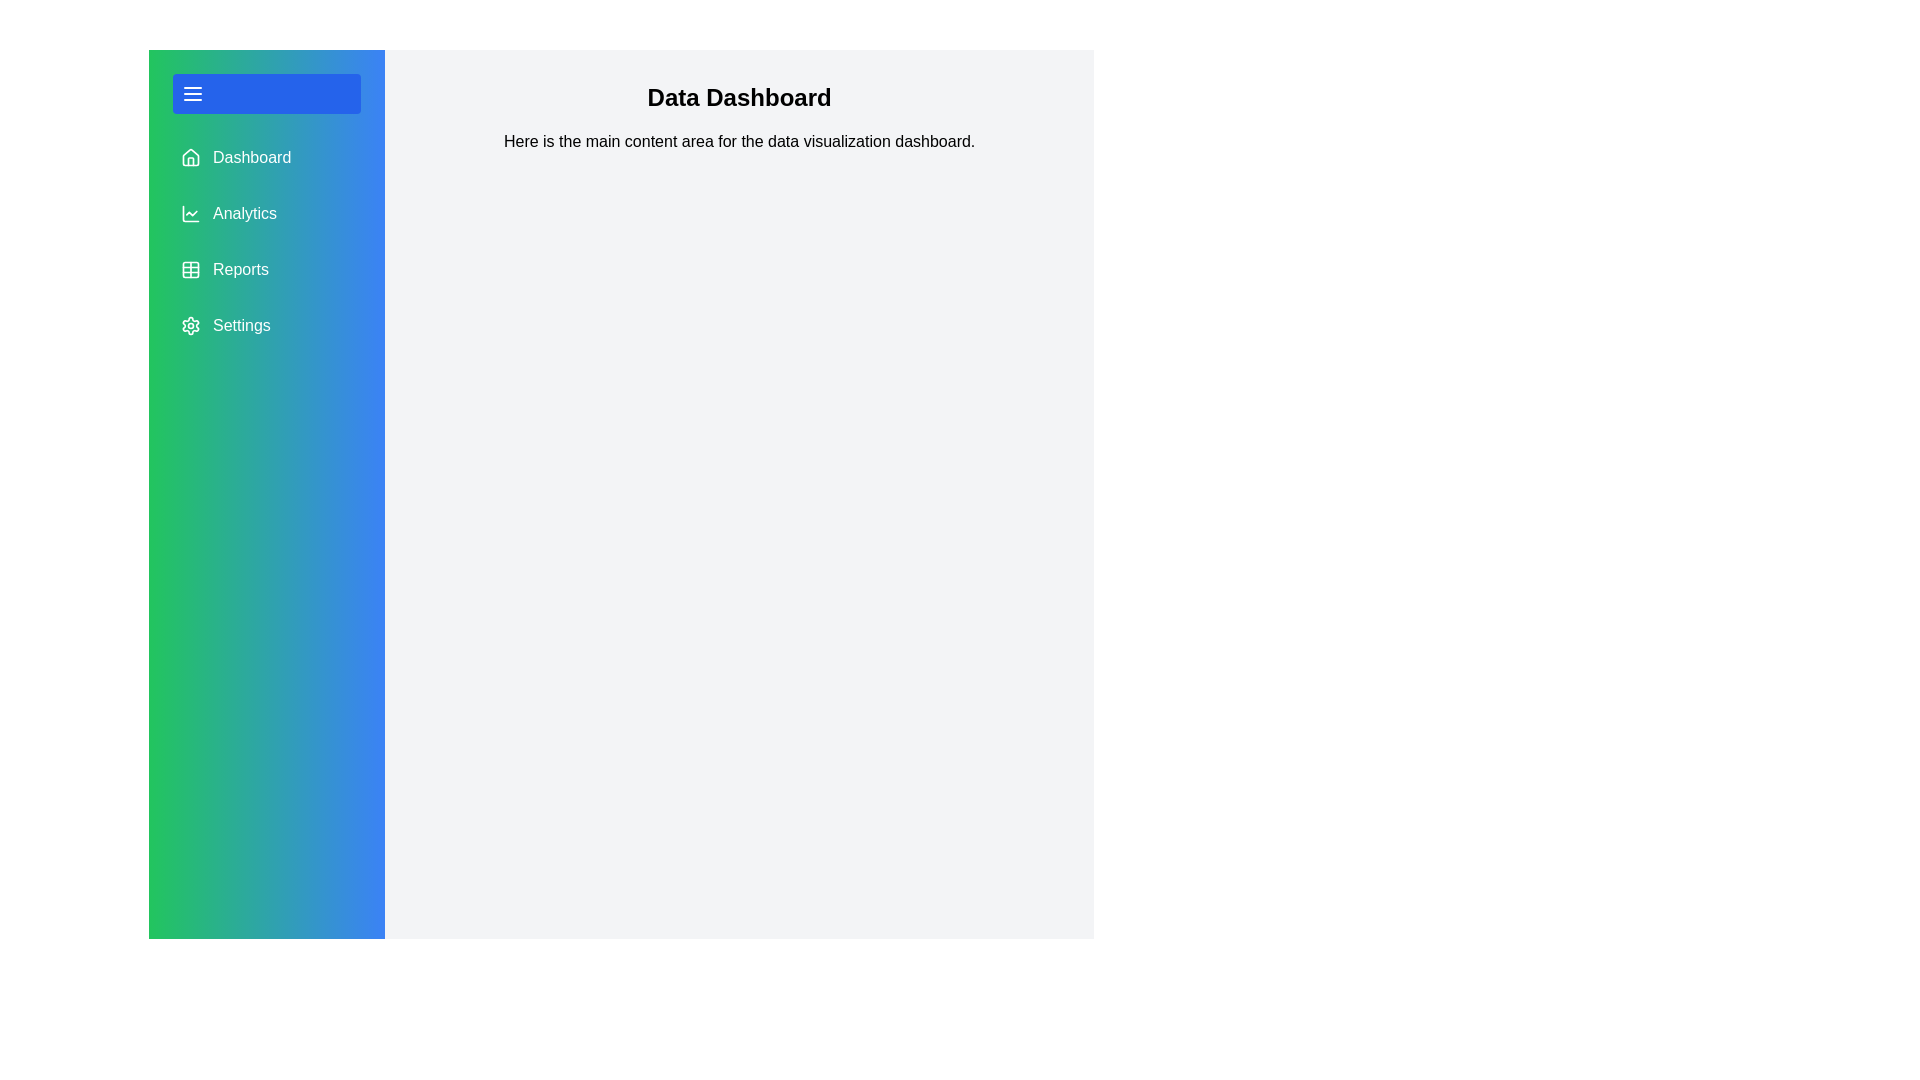 The height and width of the screenshot is (1080, 1920). Describe the element at coordinates (266, 213) in the screenshot. I see `the menu item Analytics to observe its hover effect` at that location.